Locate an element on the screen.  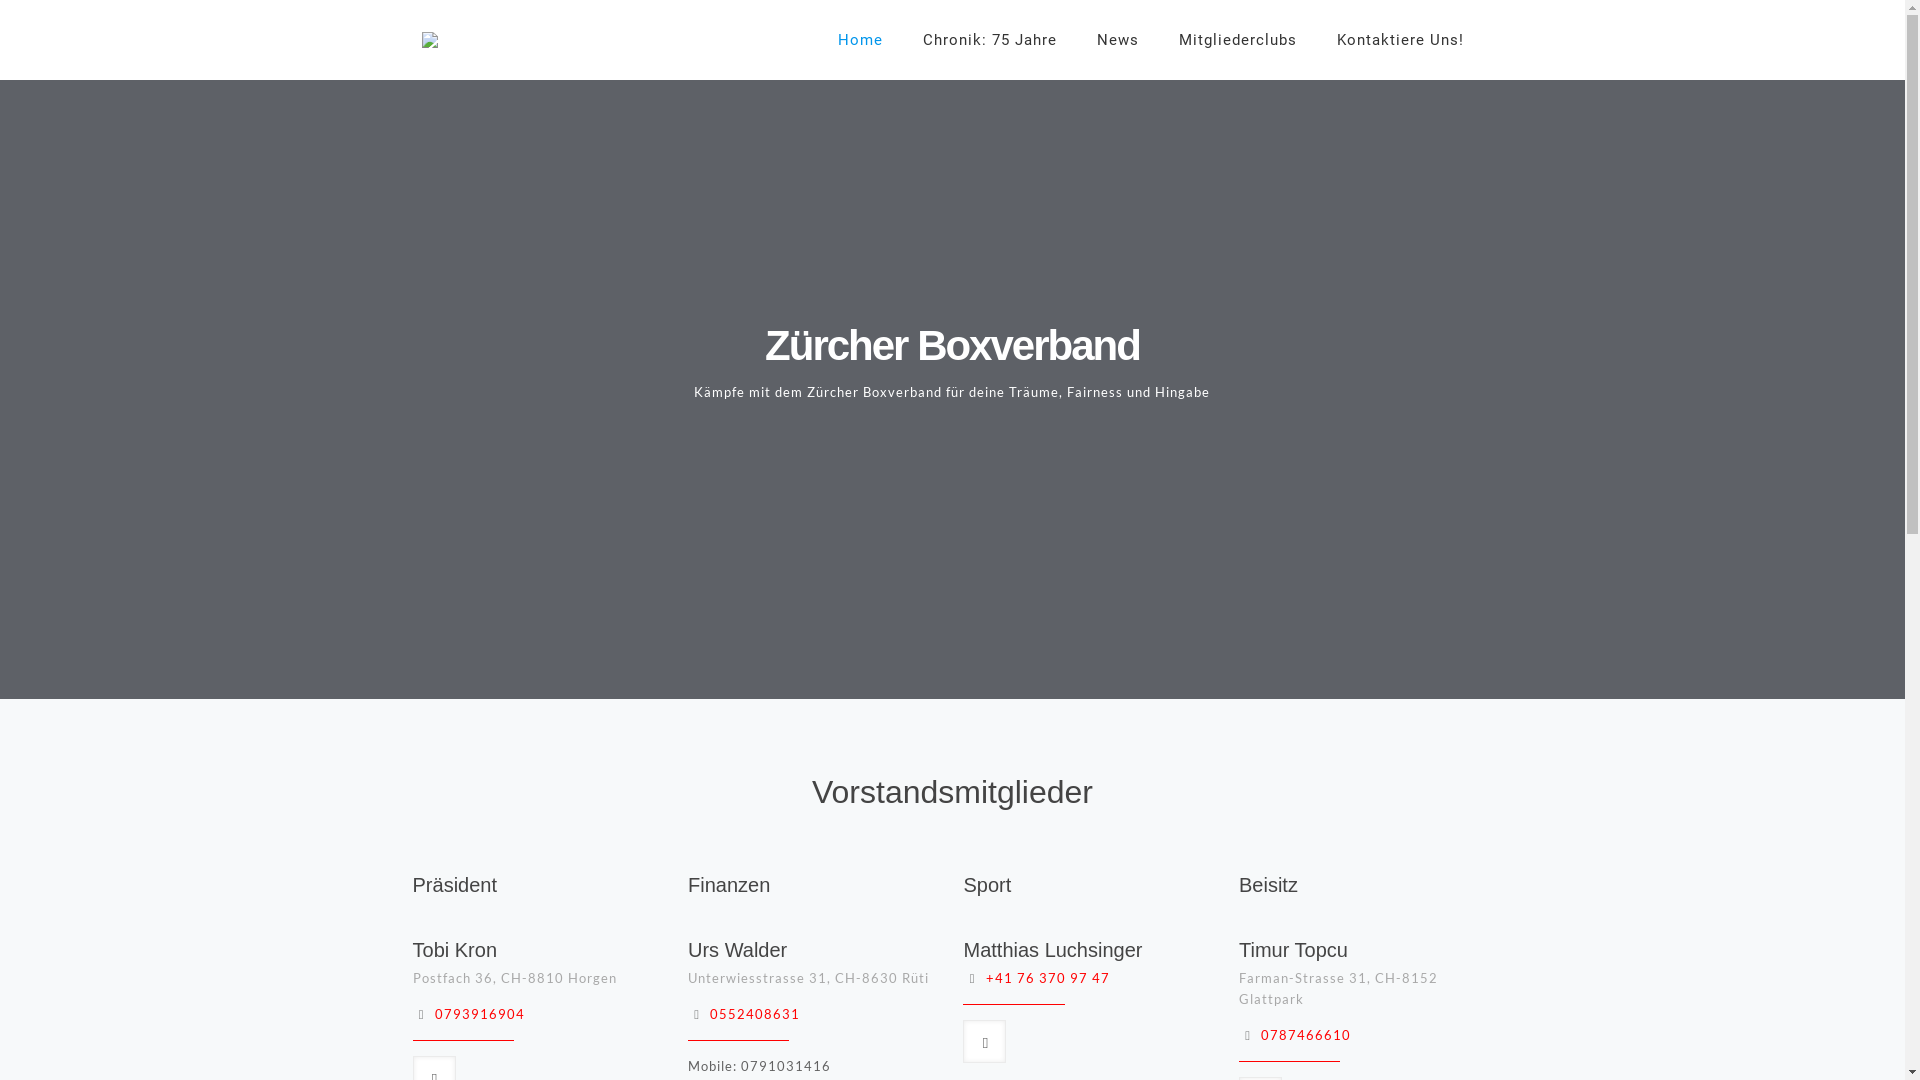
'News' is located at coordinates (1116, 39).